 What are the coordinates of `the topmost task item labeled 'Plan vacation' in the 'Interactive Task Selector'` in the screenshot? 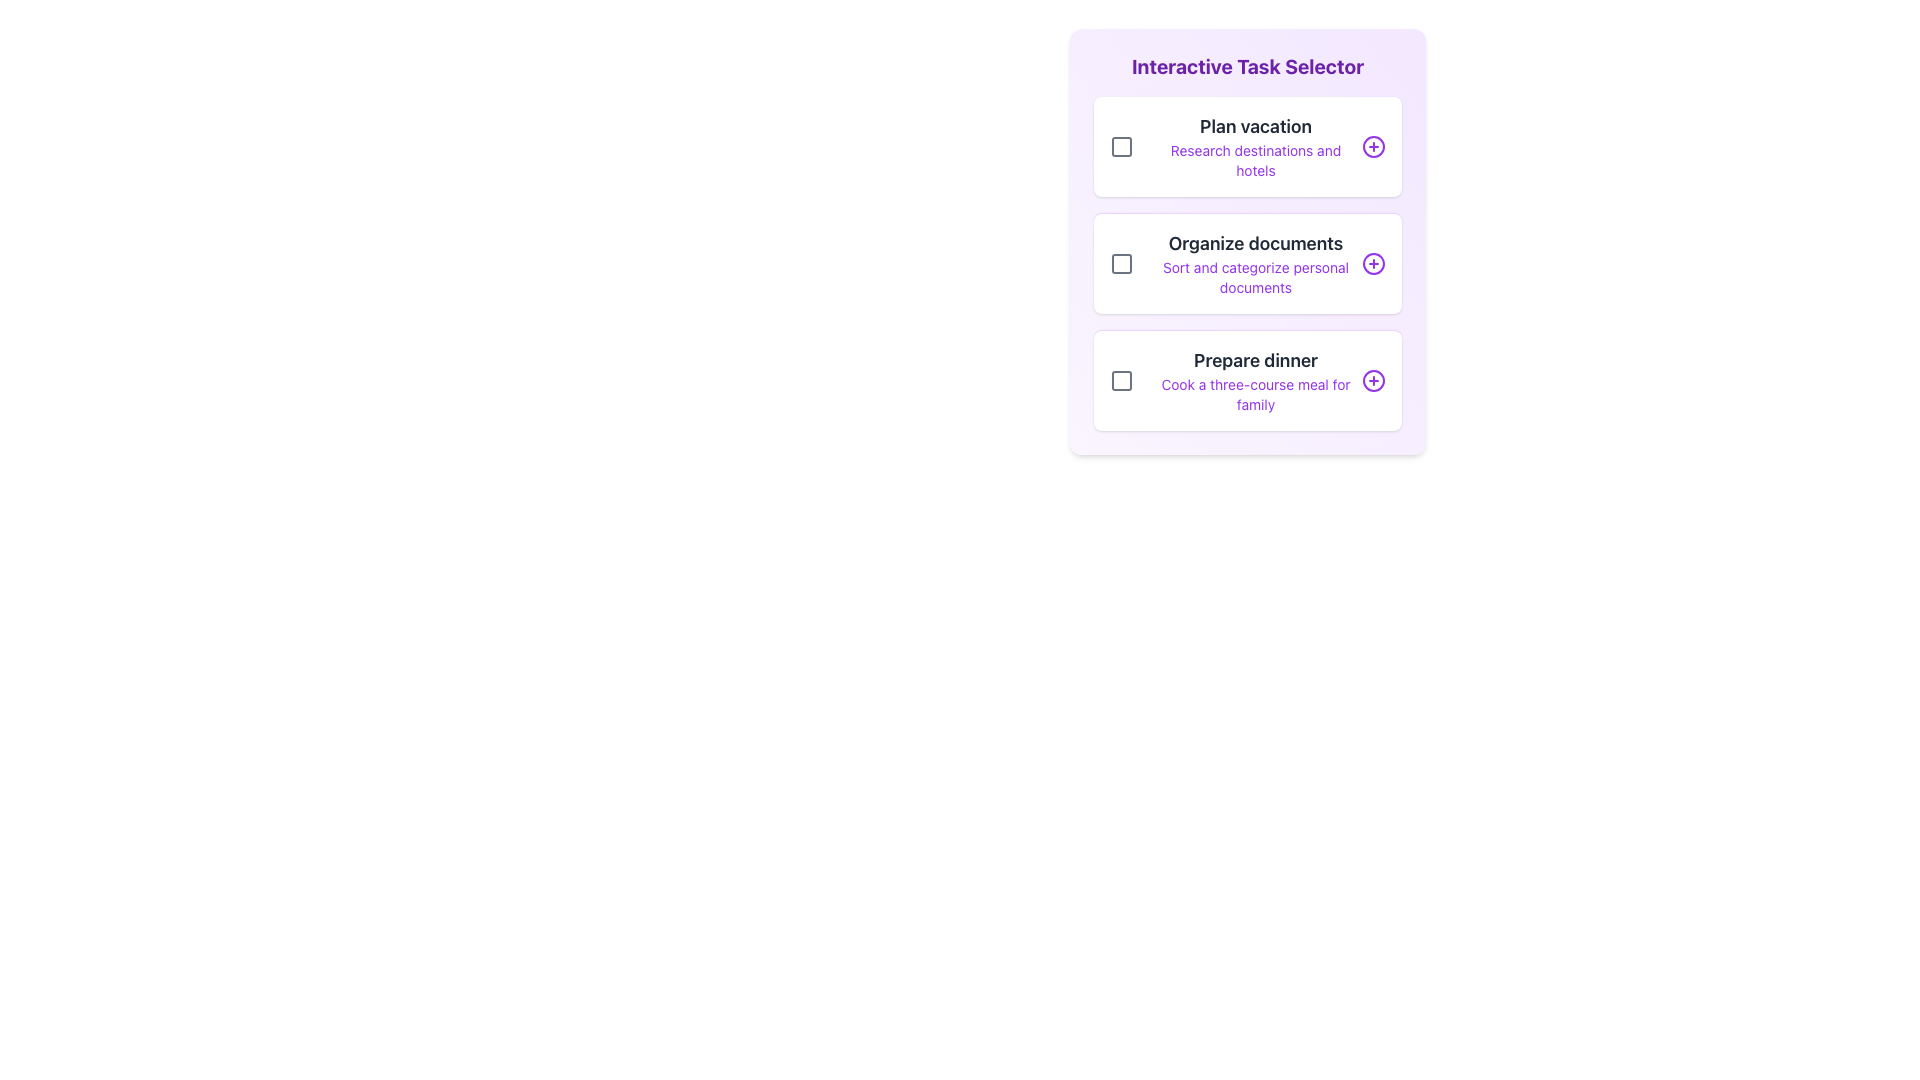 It's located at (1235, 145).